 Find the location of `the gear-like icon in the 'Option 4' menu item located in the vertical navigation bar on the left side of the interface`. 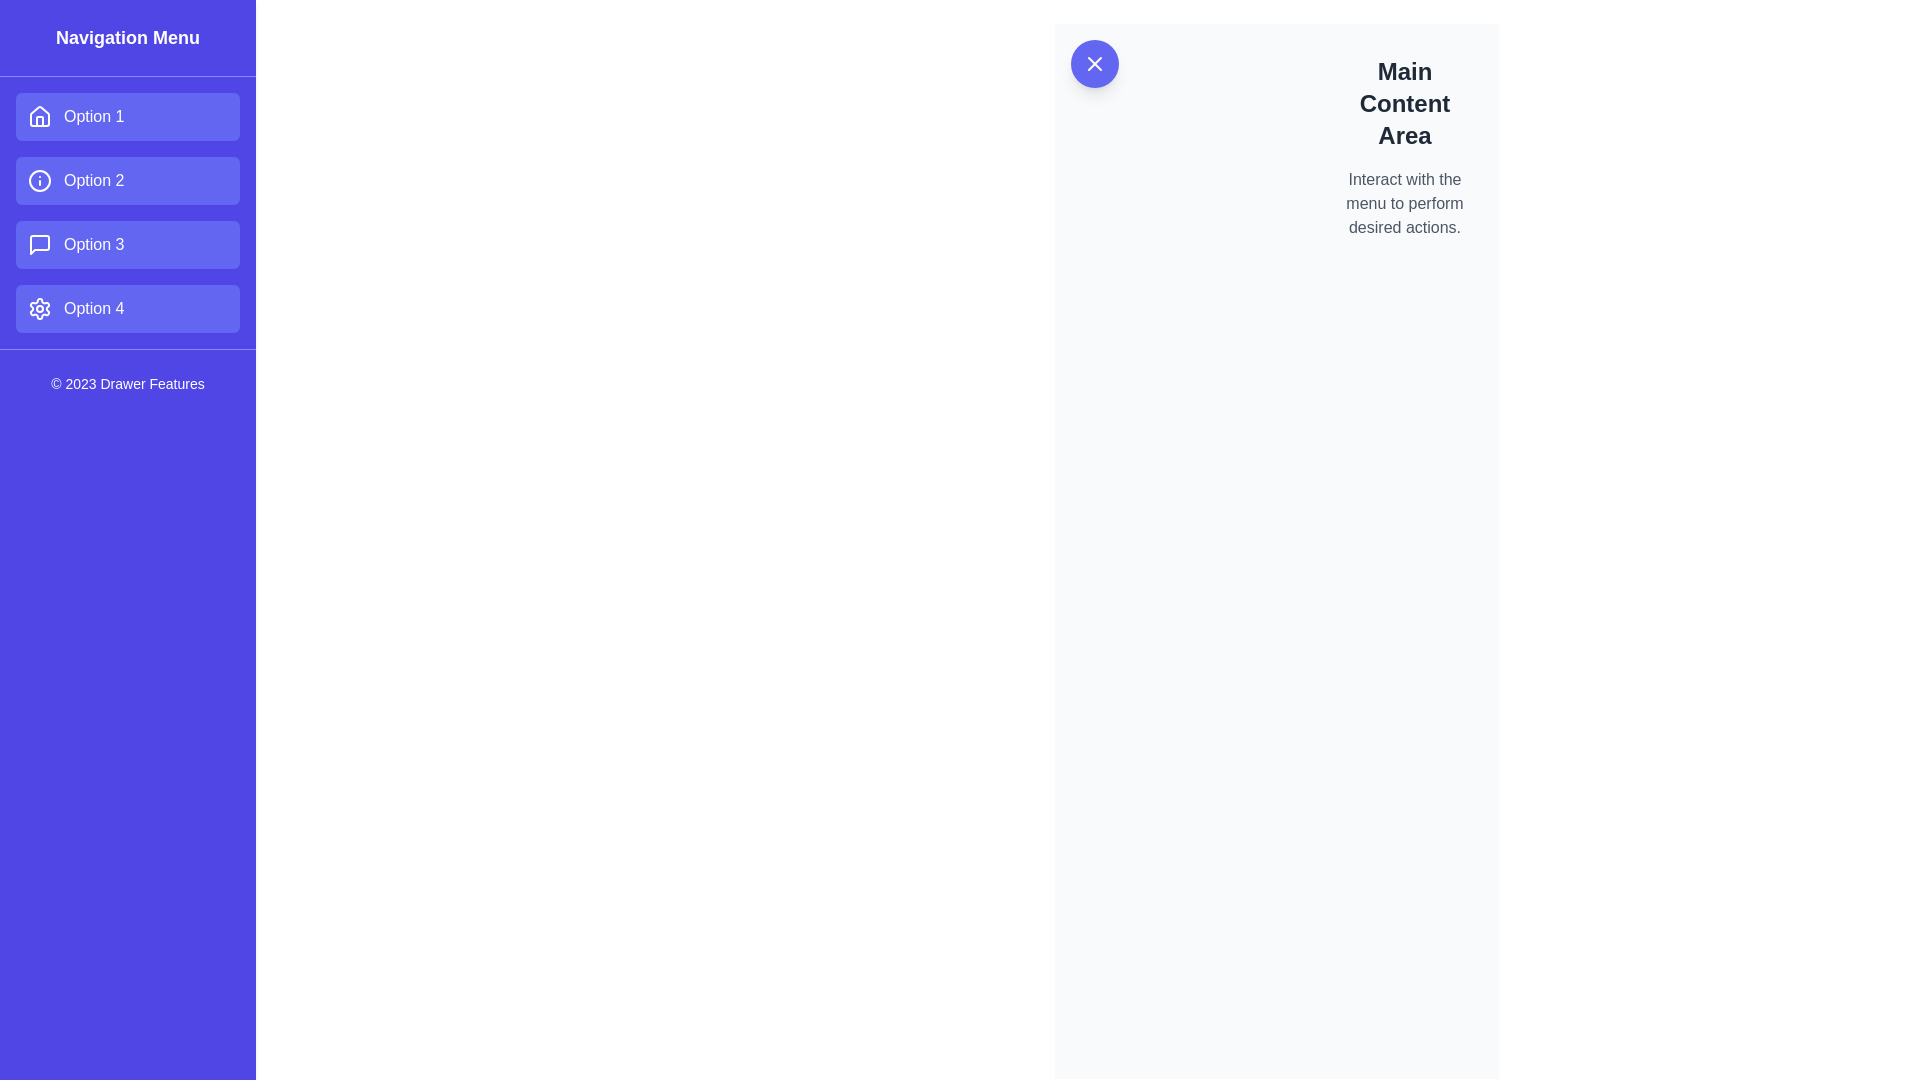

the gear-like icon in the 'Option 4' menu item located in the vertical navigation bar on the left side of the interface is located at coordinates (39, 308).